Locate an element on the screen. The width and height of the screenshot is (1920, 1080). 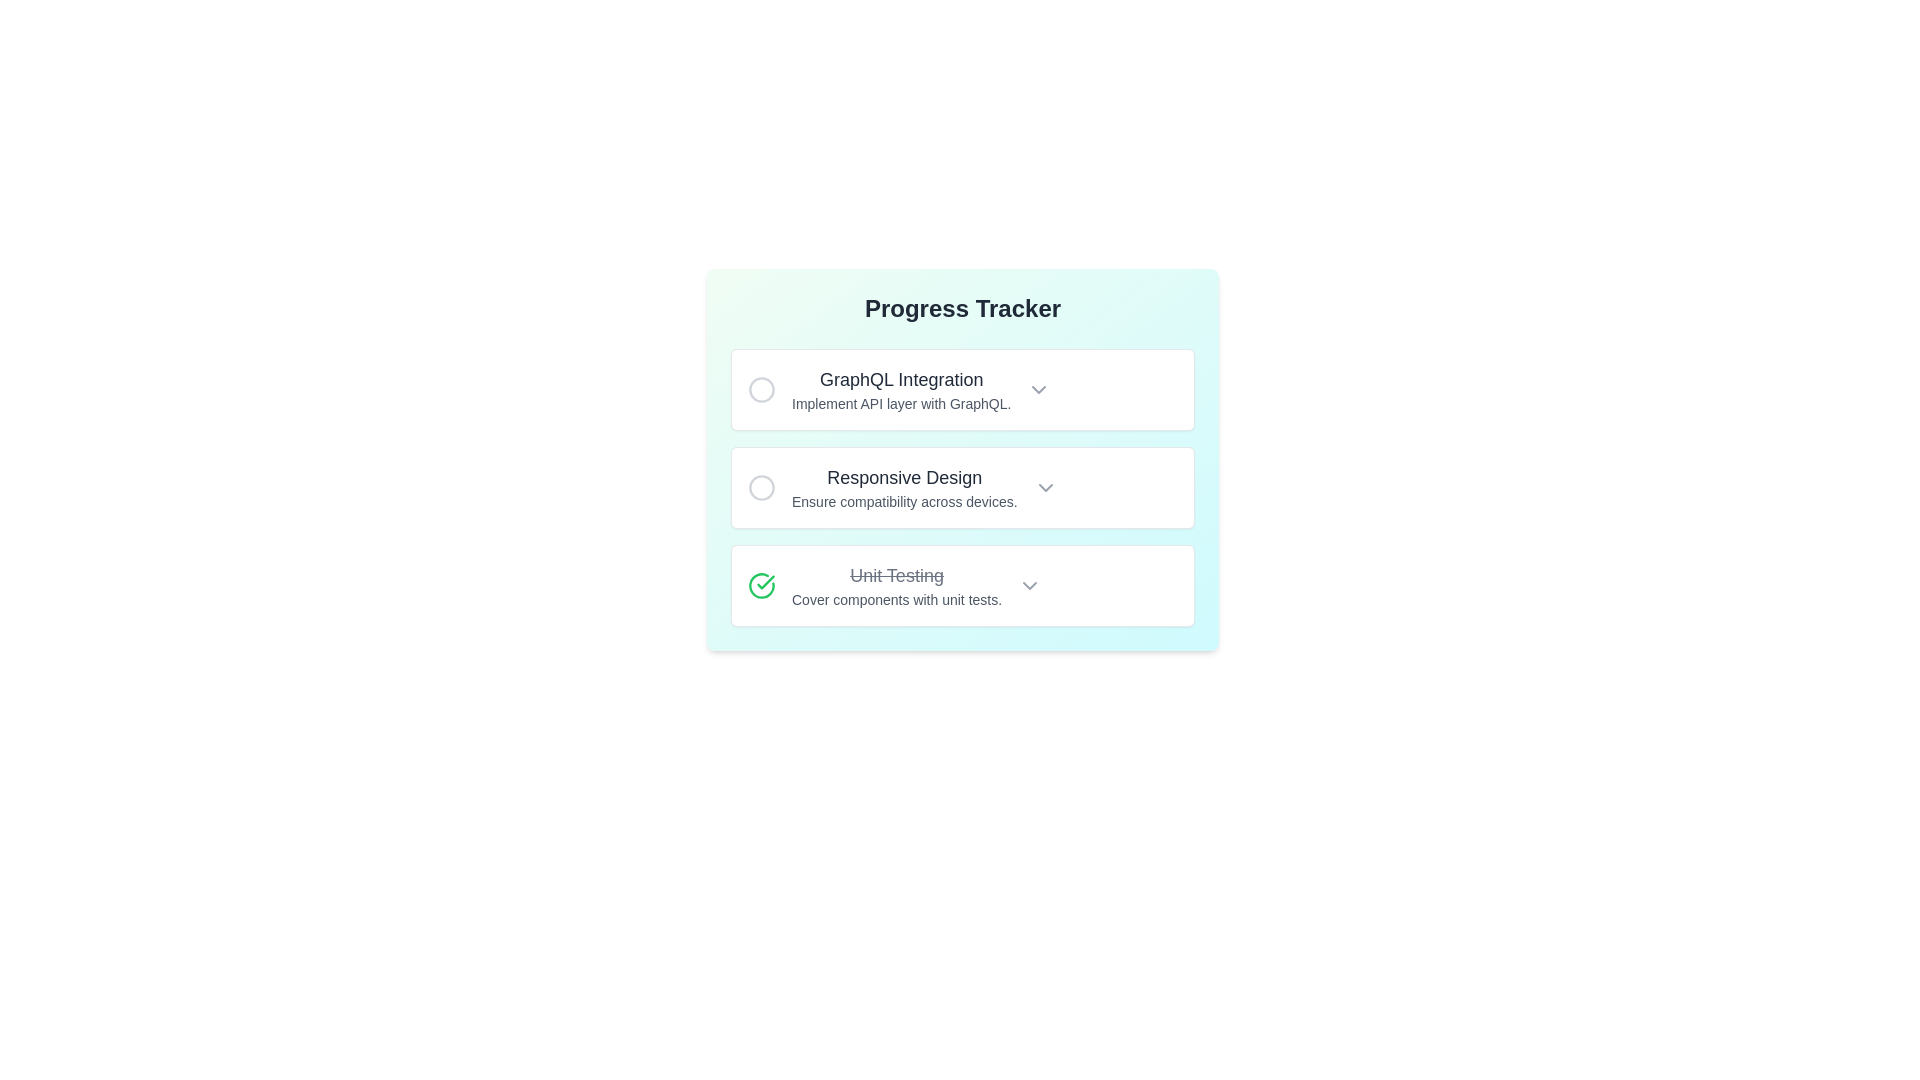
the text label displaying the phrase 'Cover components with unit tests.' which is styled in a smaller, subtle gray font and located below the crossed-out title 'Unit Testing.' is located at coordinates (896, 599).